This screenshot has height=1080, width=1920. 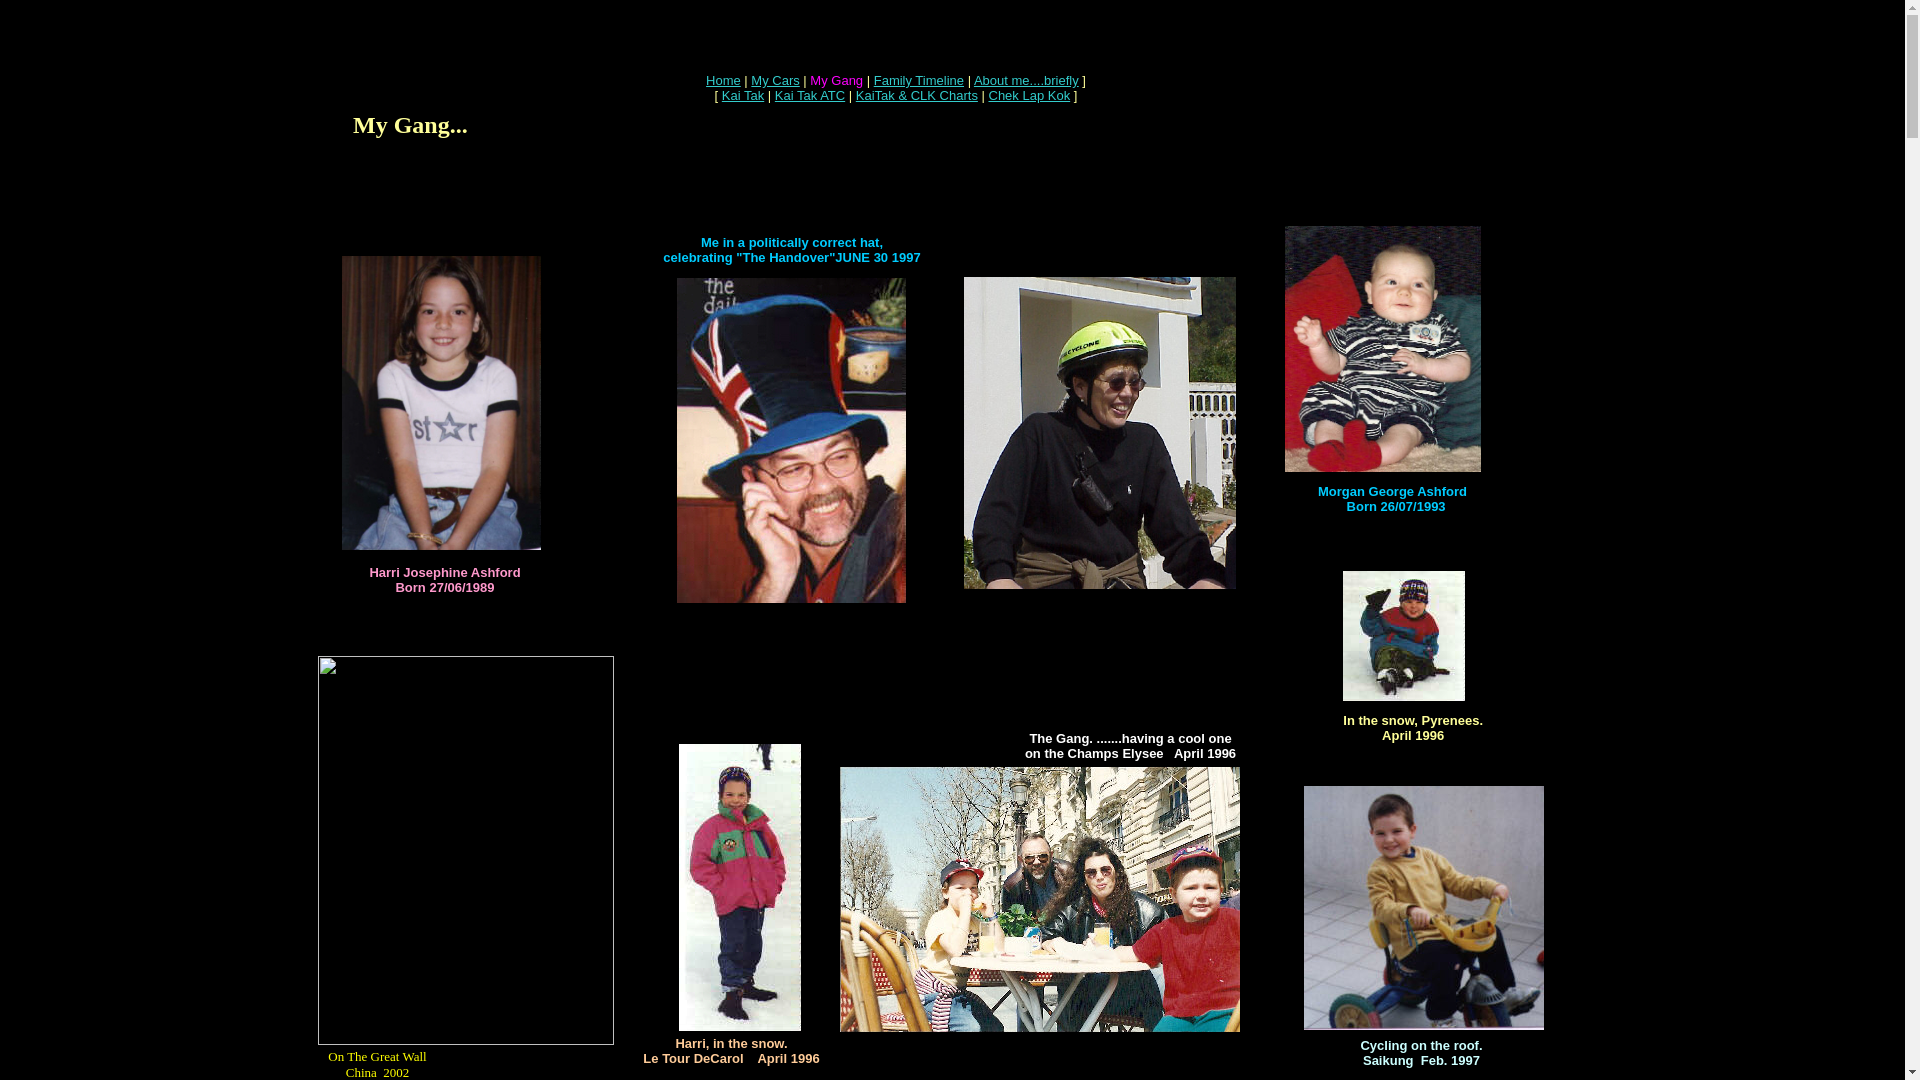 What do you see at coordinates (722, 79) in the screenshot?
I see `'Home'` at bounding box center [722, 79].